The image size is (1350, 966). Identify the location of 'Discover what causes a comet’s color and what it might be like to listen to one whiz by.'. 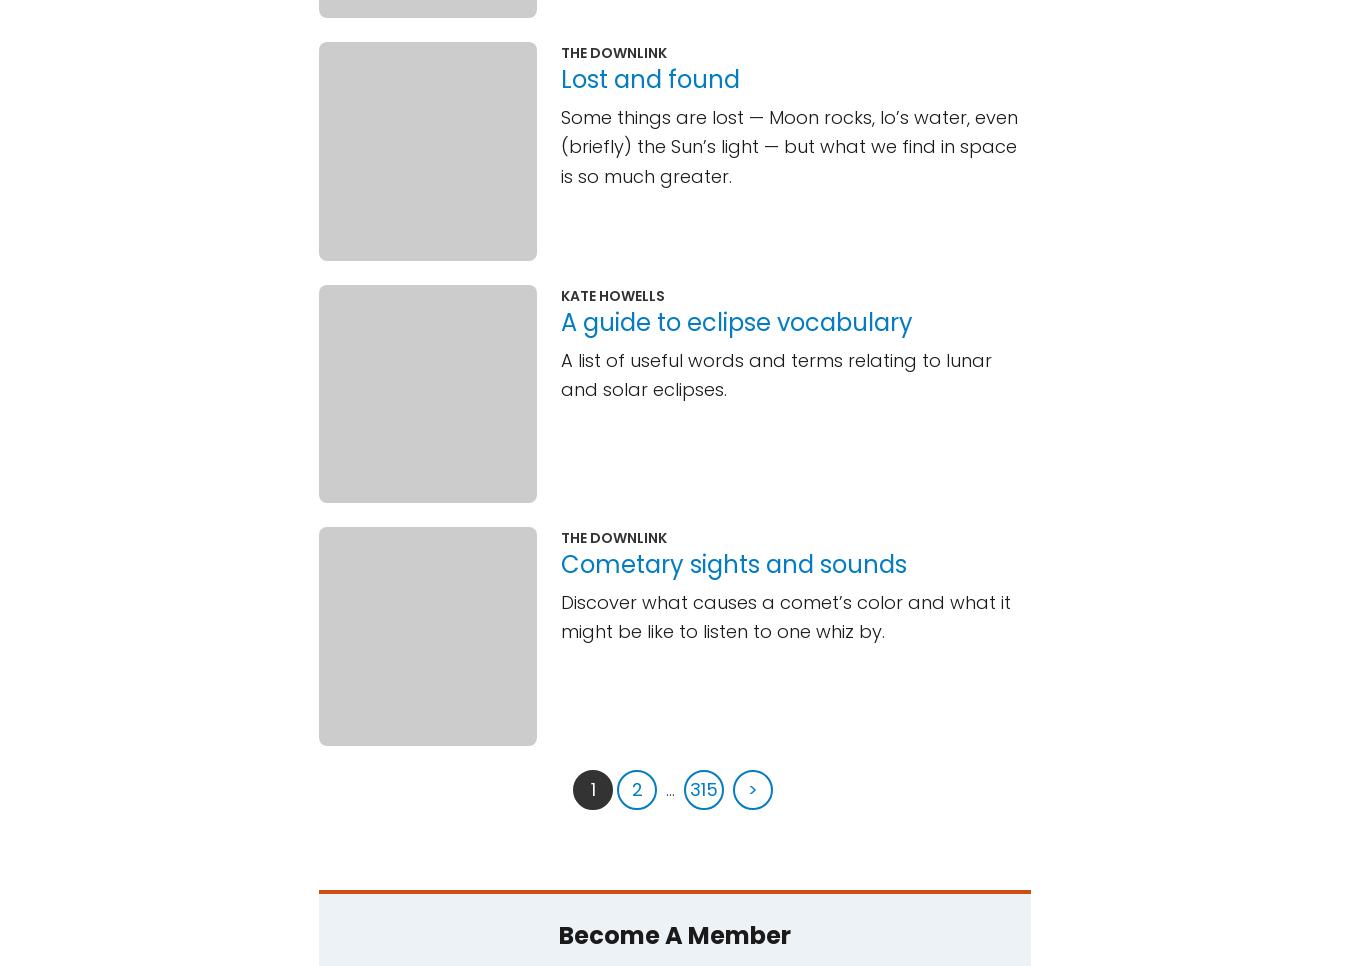
(784, 616).